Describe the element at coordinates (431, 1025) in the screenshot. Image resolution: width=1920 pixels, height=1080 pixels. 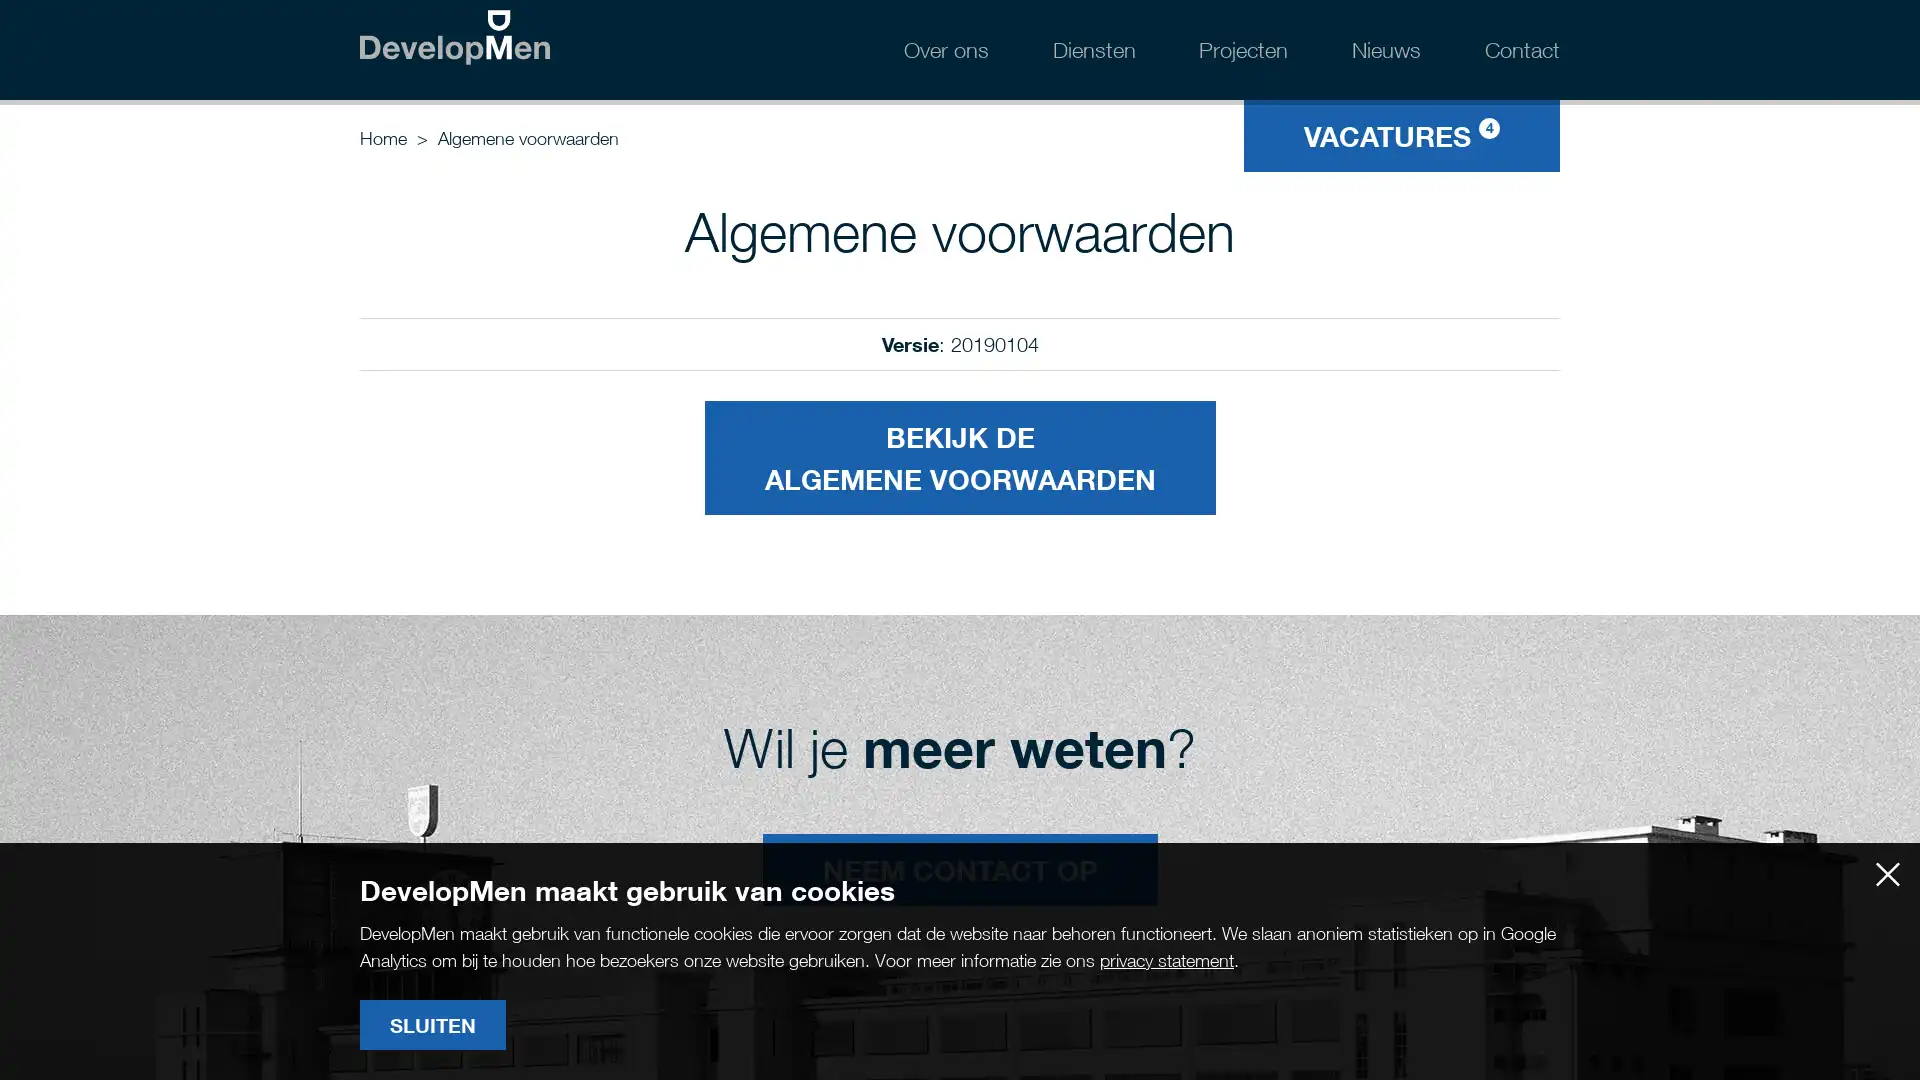
I see `SLUITEN` at that location.